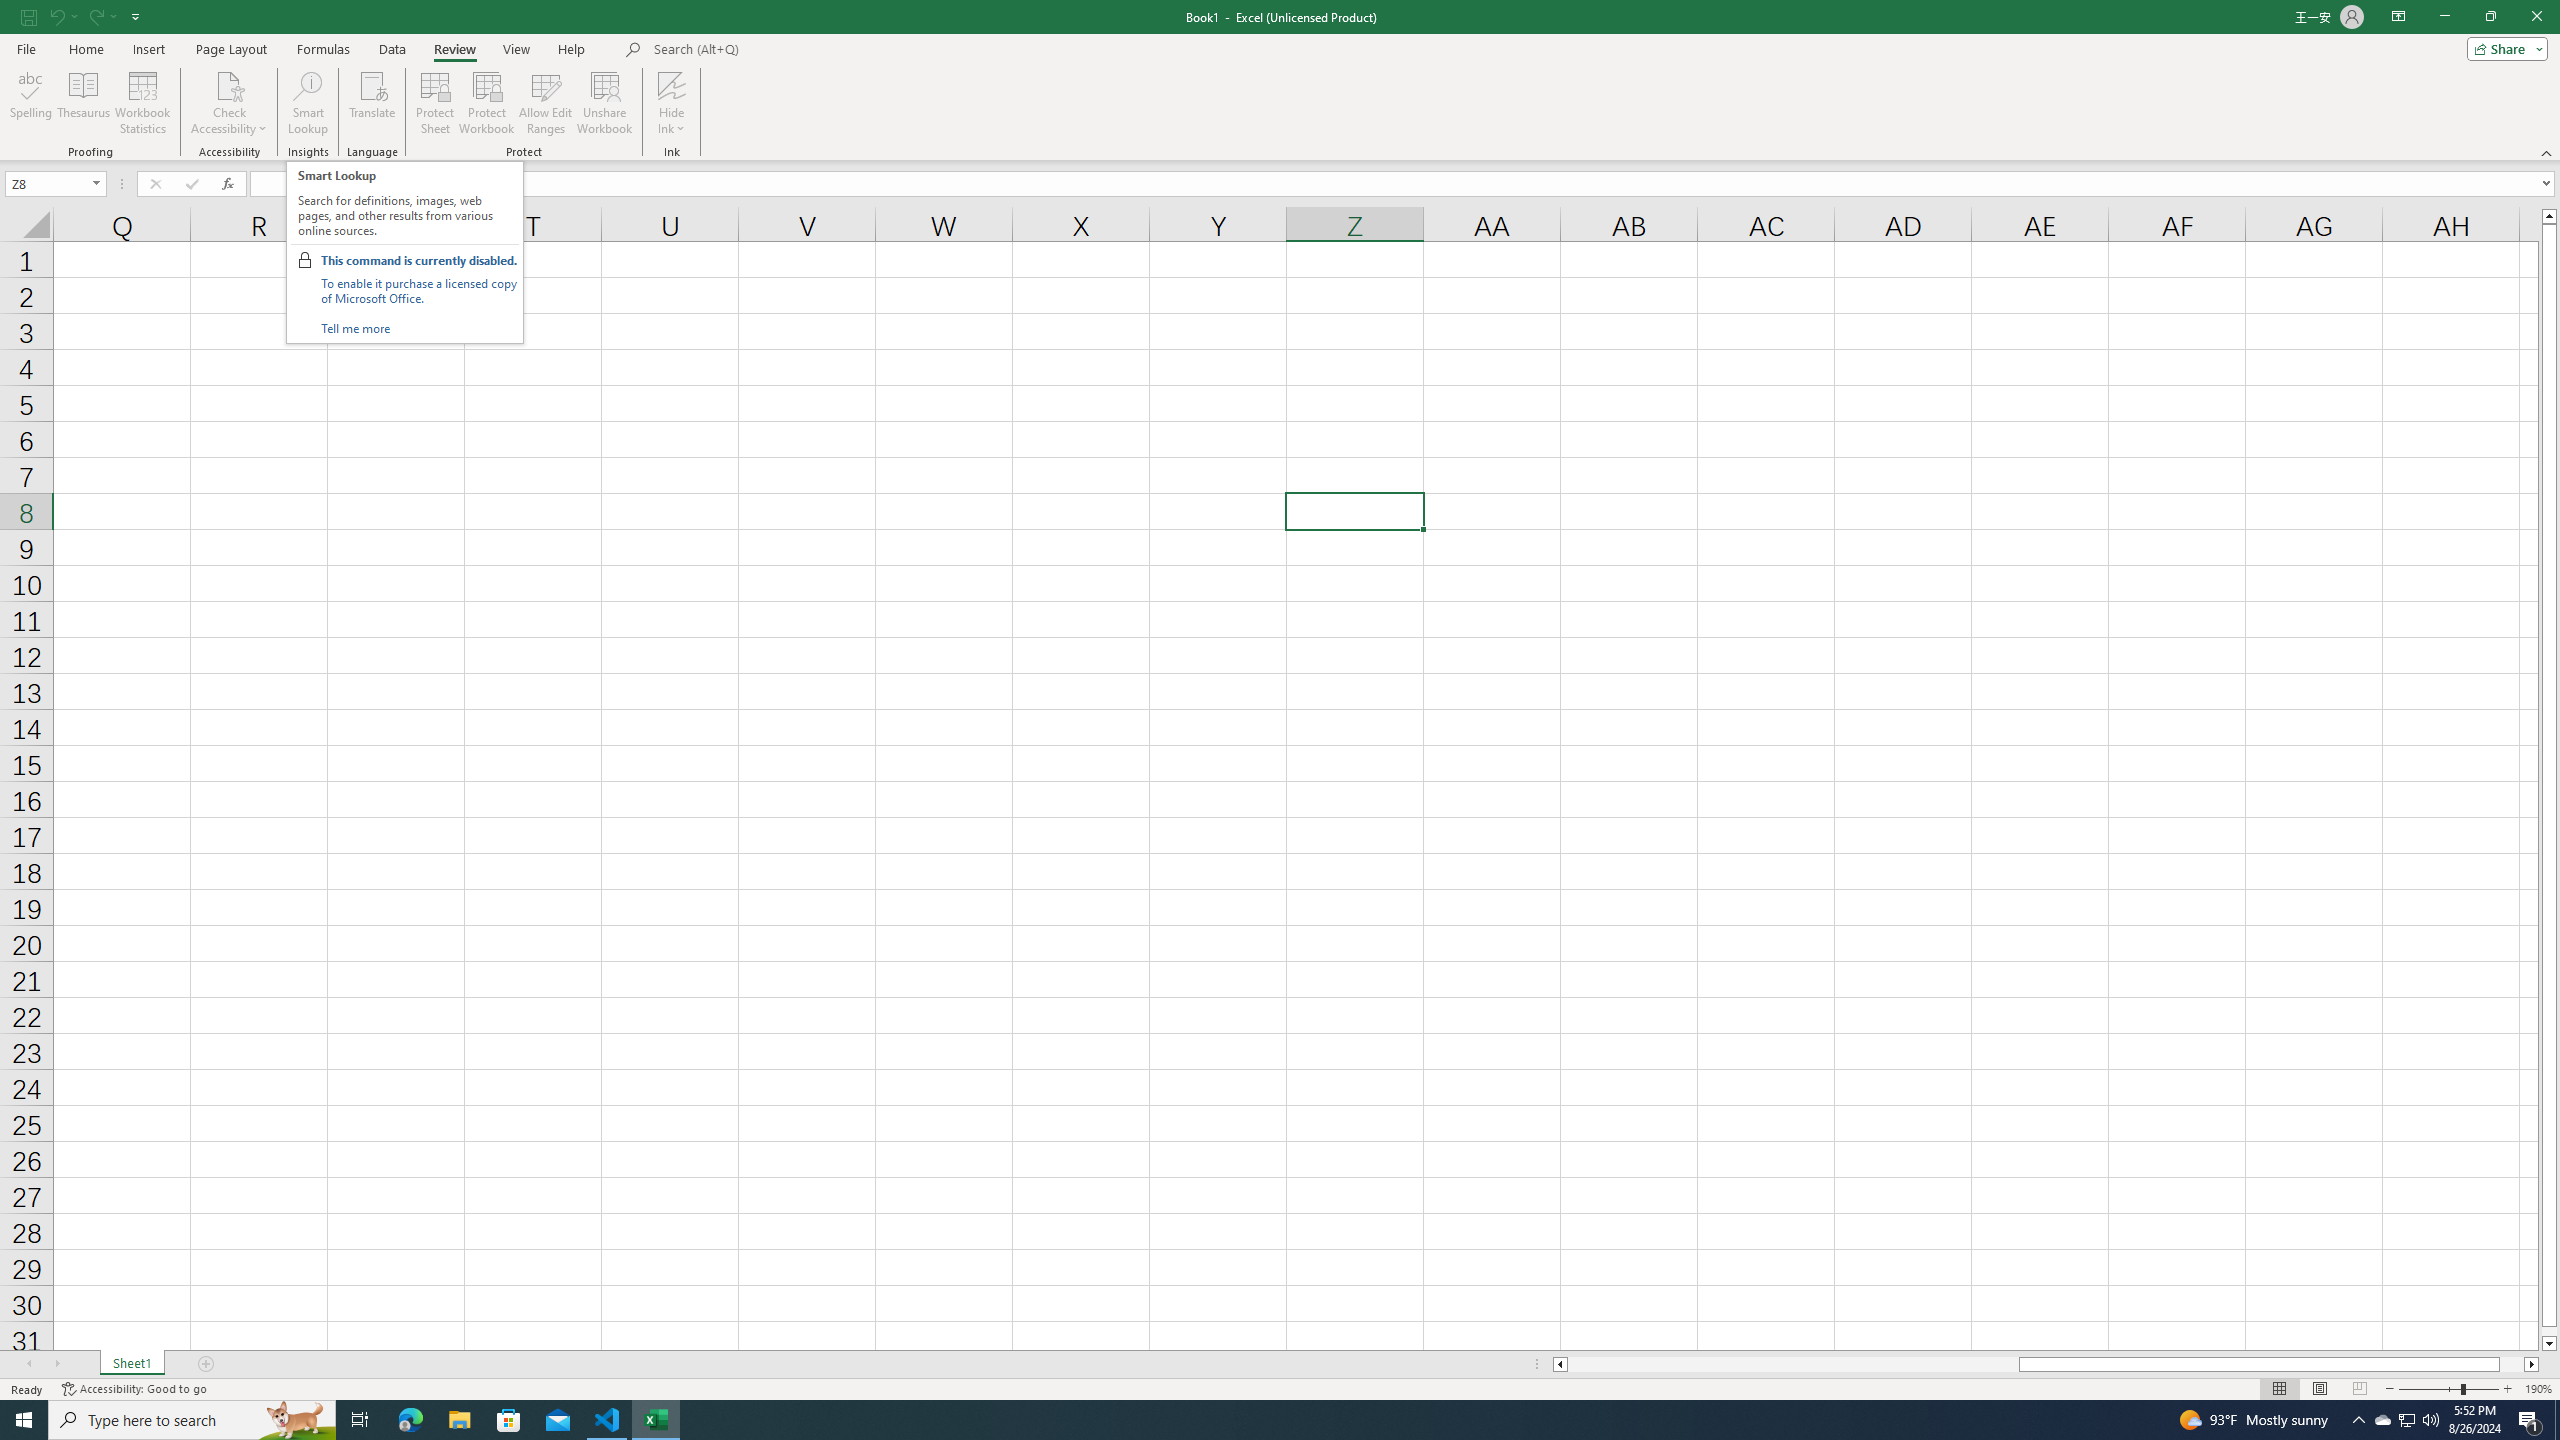 Image resolution: width=2560 pixels, height=1440 pixels. I want to click on 'Check Accessibility', so click(228, 84).